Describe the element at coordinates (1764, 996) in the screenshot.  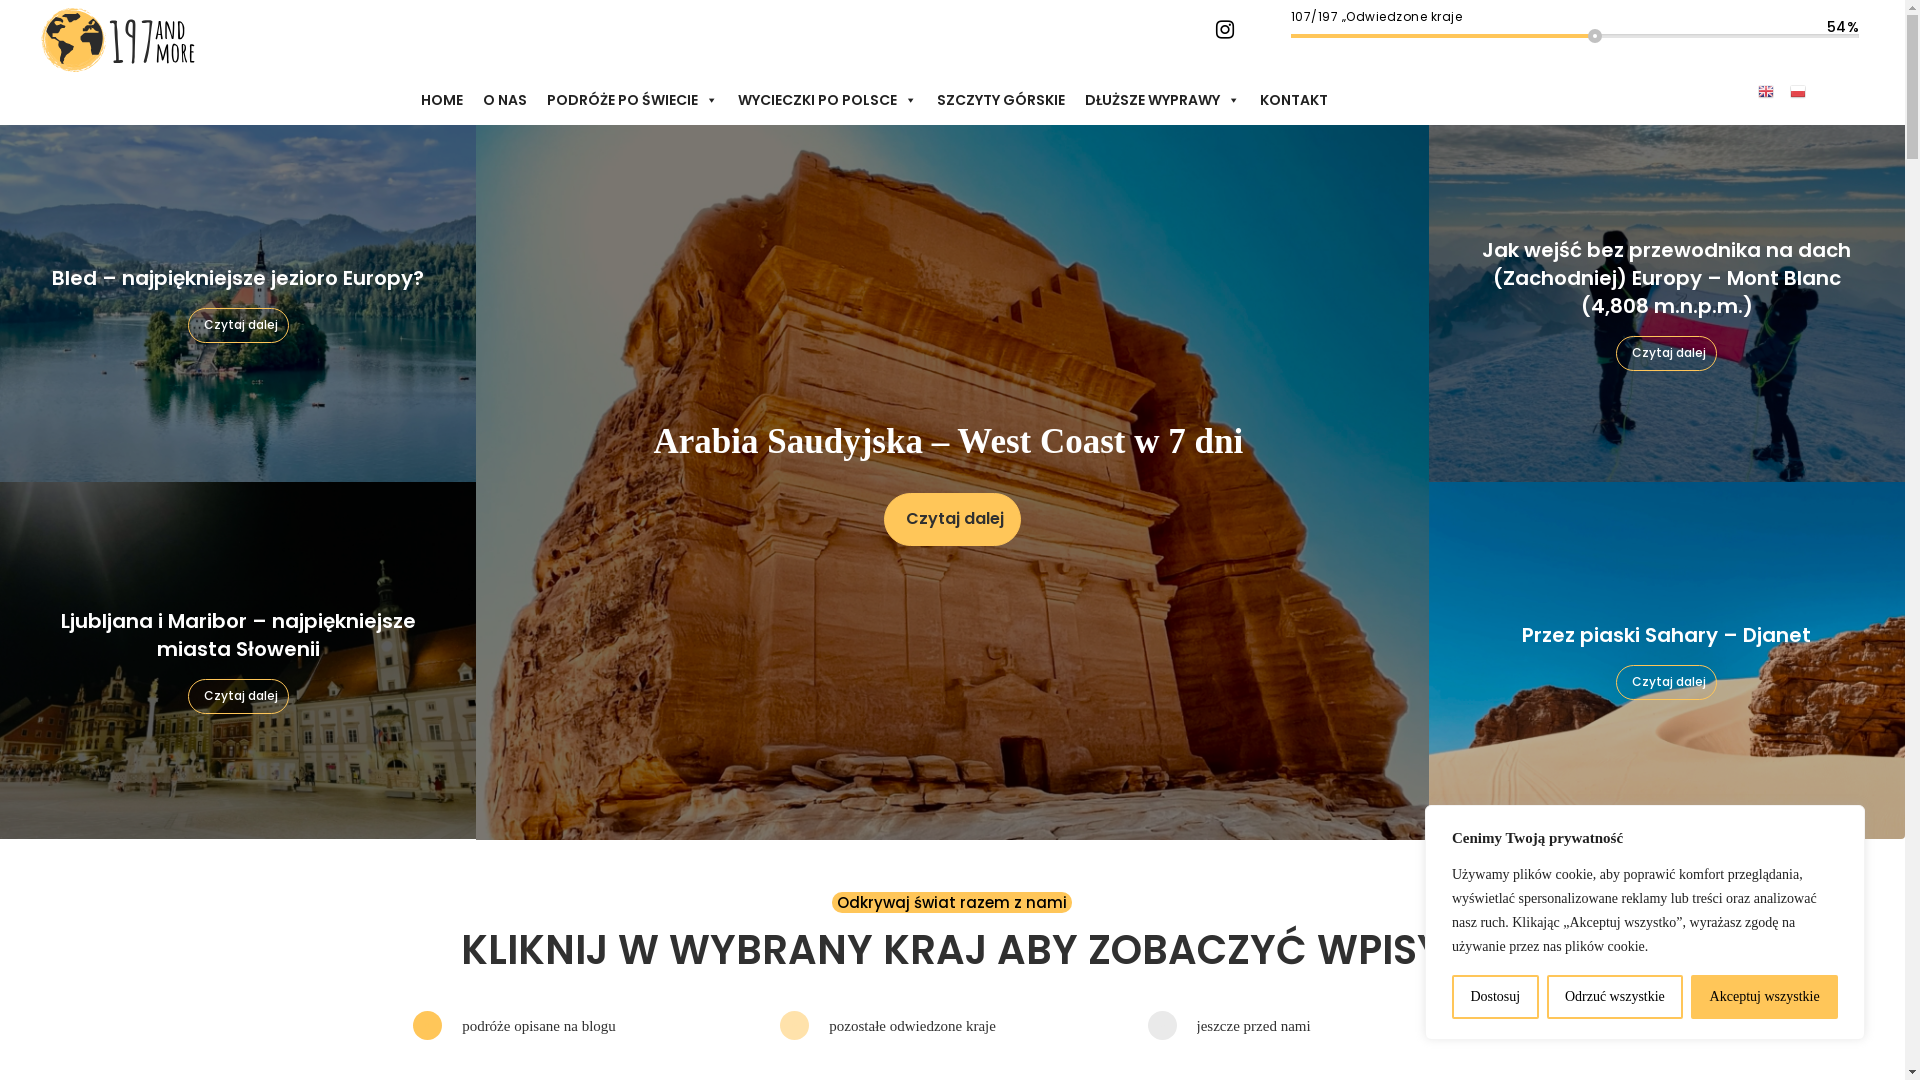
I see `'Akceptuj wszystkie'` at that location.